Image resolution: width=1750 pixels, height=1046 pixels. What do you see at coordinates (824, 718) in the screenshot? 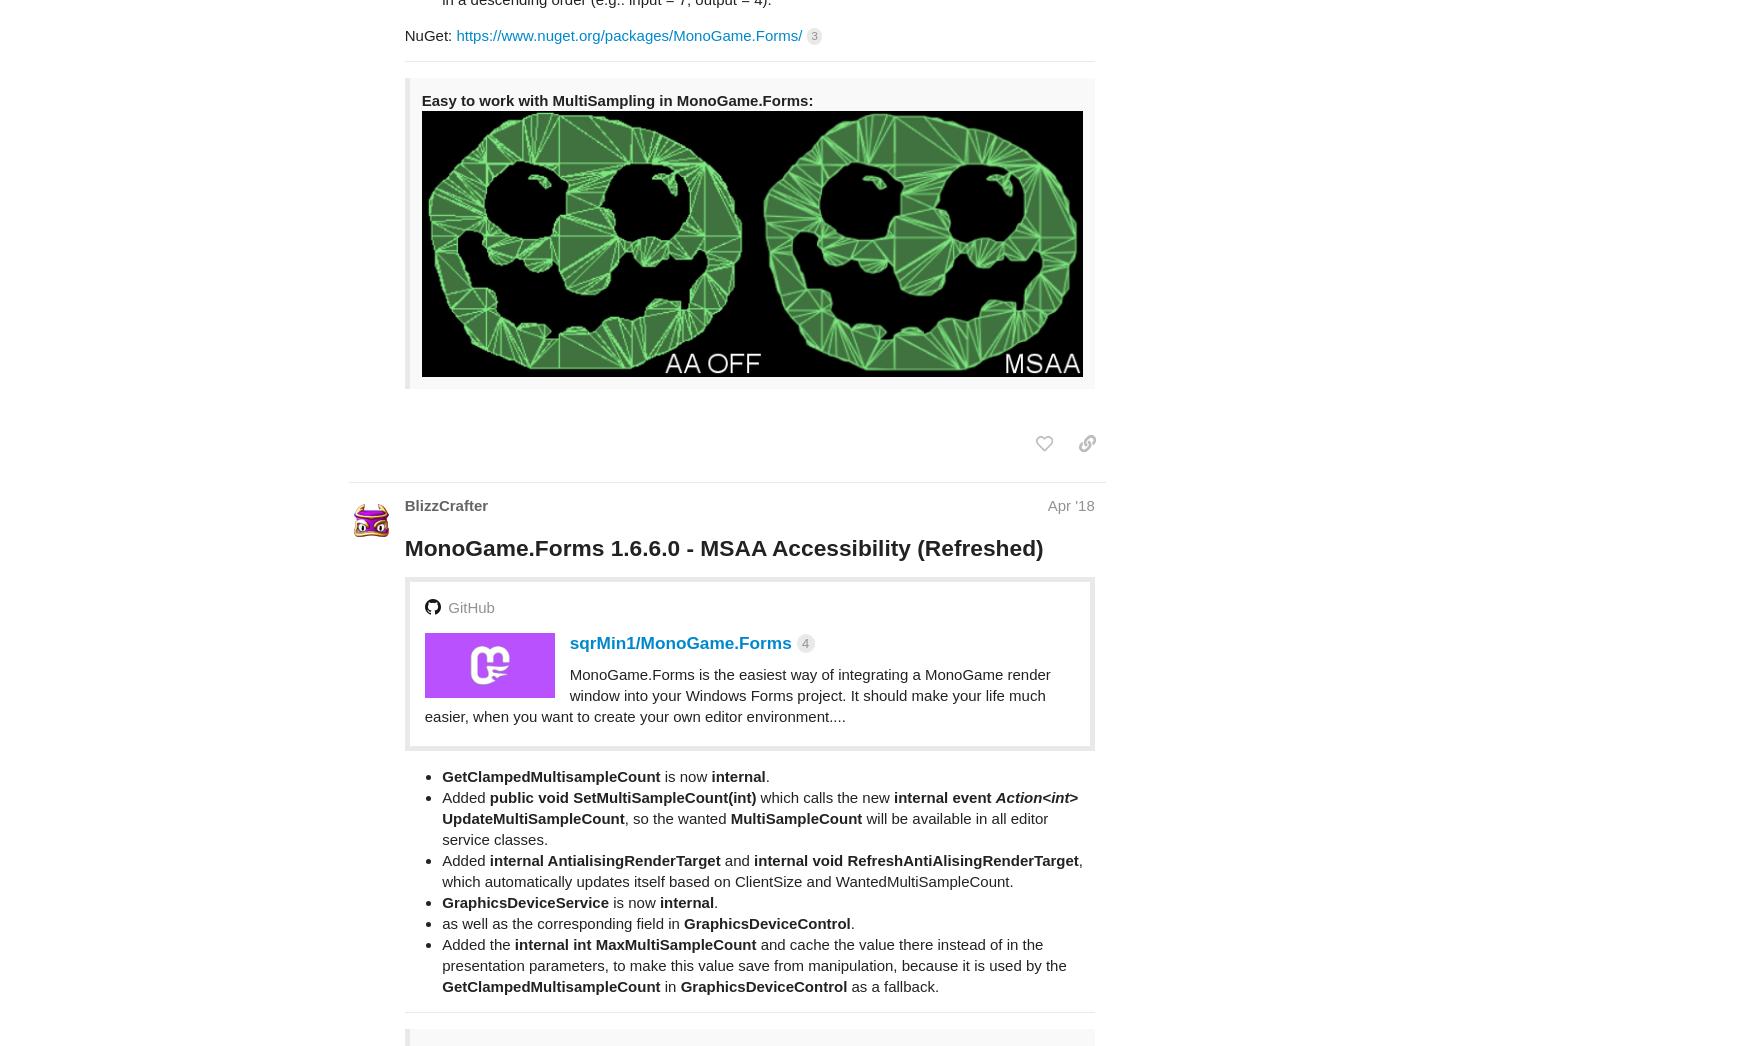
I see `'which calls the new'` at bounding box center [824, 718].